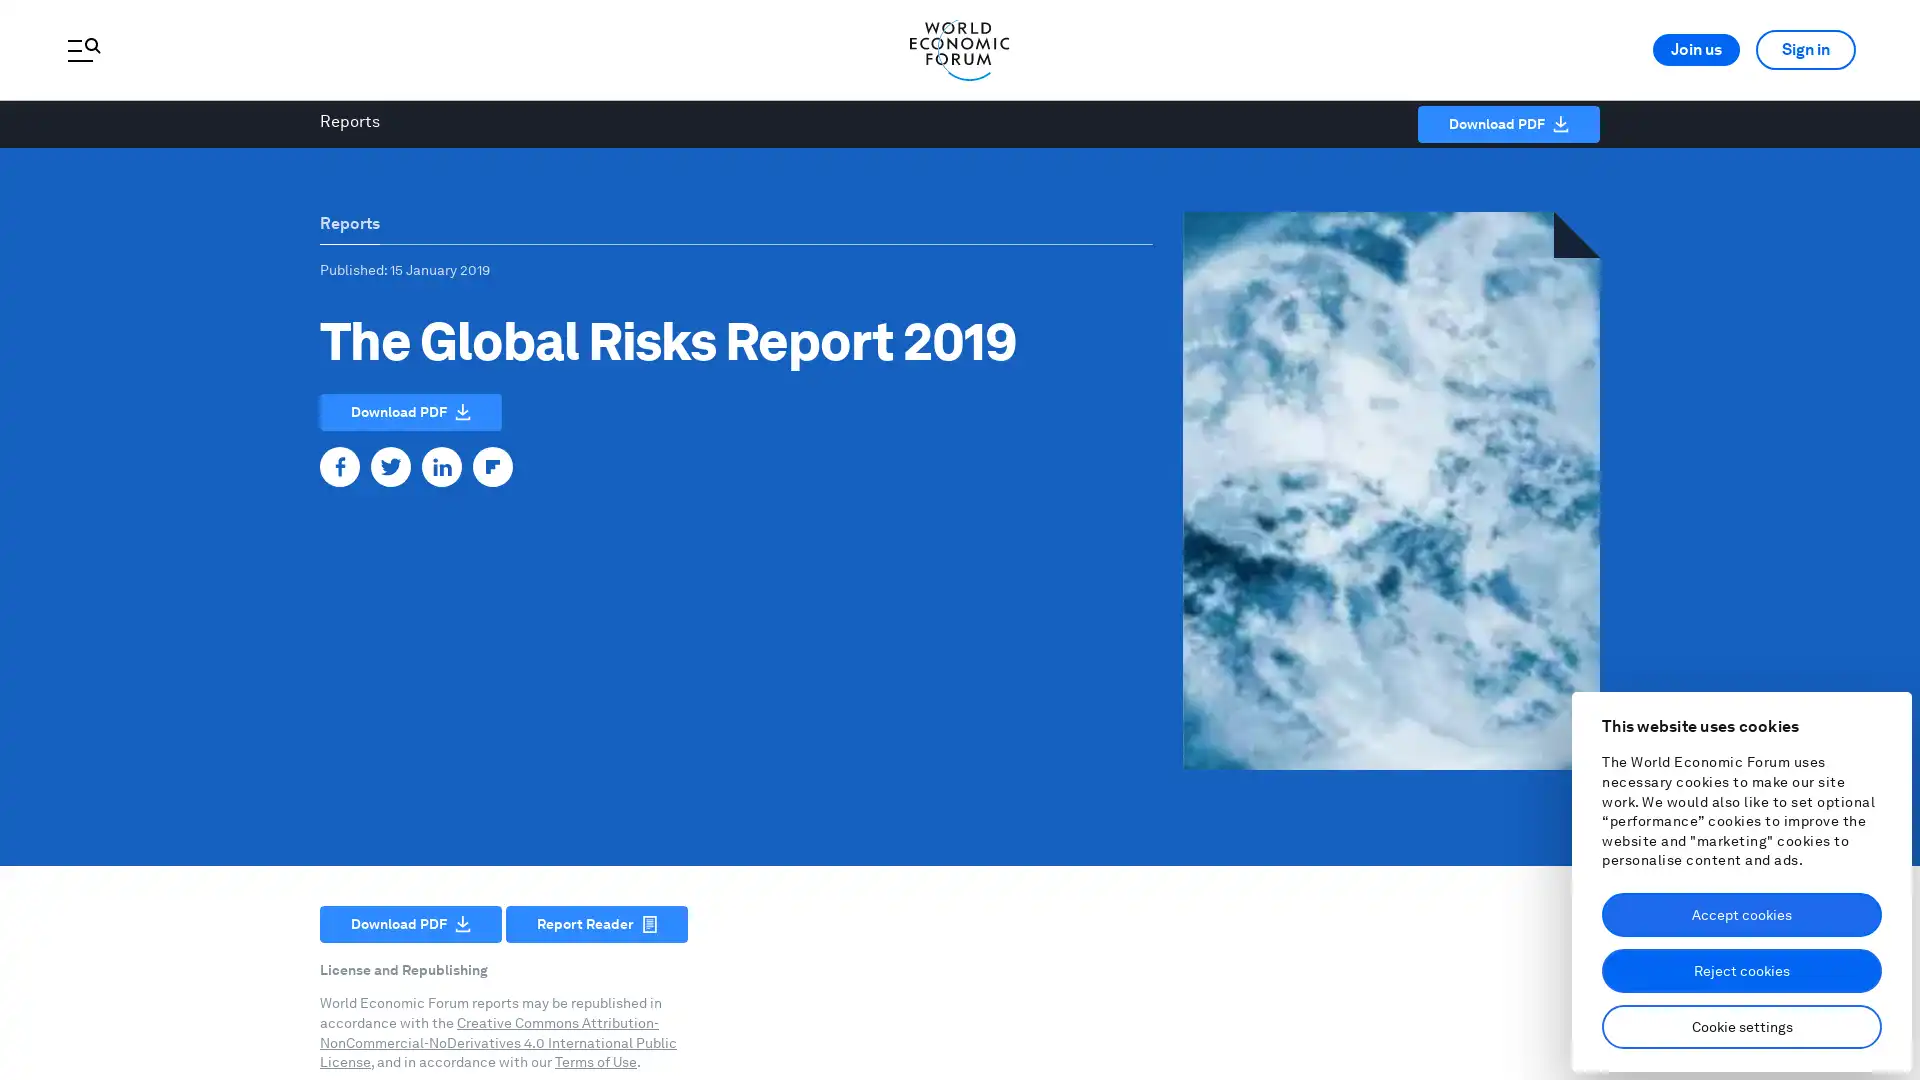 The width and height of the screenshot is (1920, 1080). Describe the element at coordinates (1741, 1026) in the screenshot. I see `Cookie settings` at that location.